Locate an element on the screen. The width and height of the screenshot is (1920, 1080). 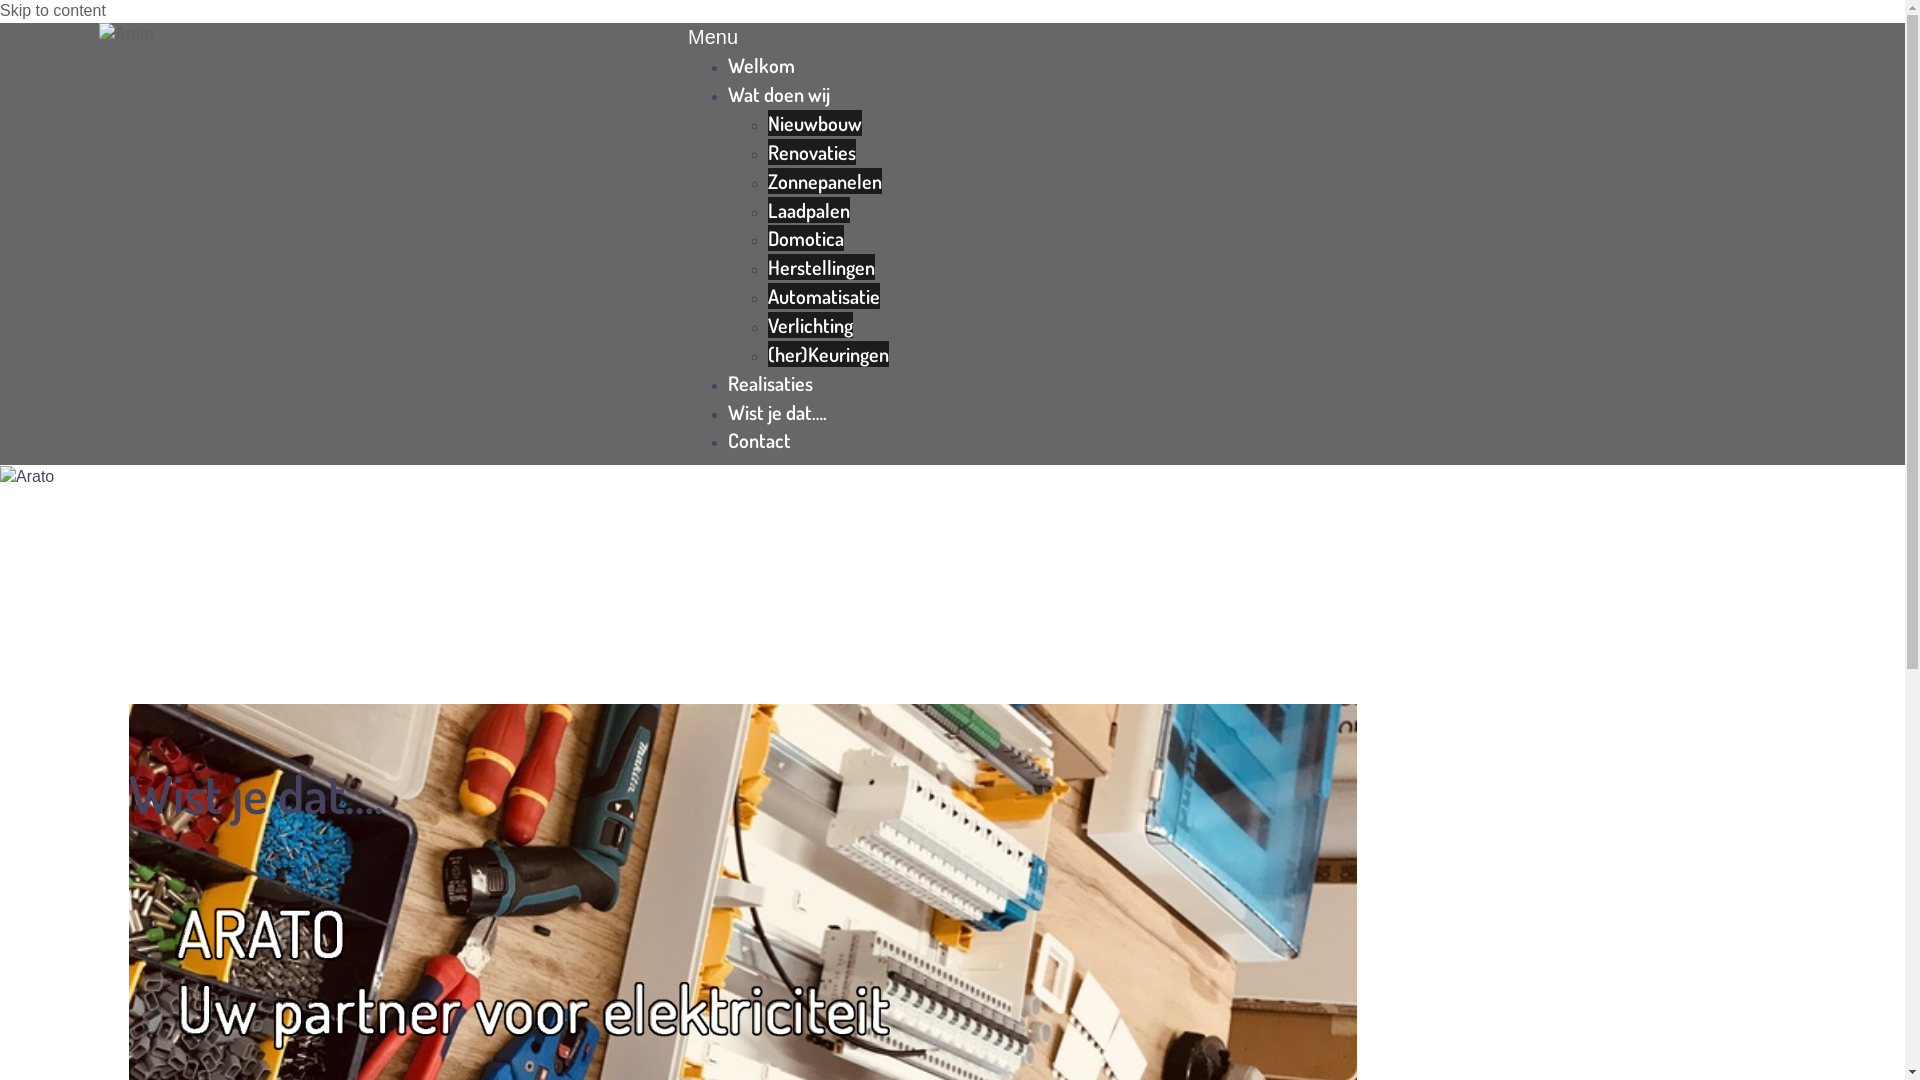
'Automatisatie' is located at coordinates (824, 296).